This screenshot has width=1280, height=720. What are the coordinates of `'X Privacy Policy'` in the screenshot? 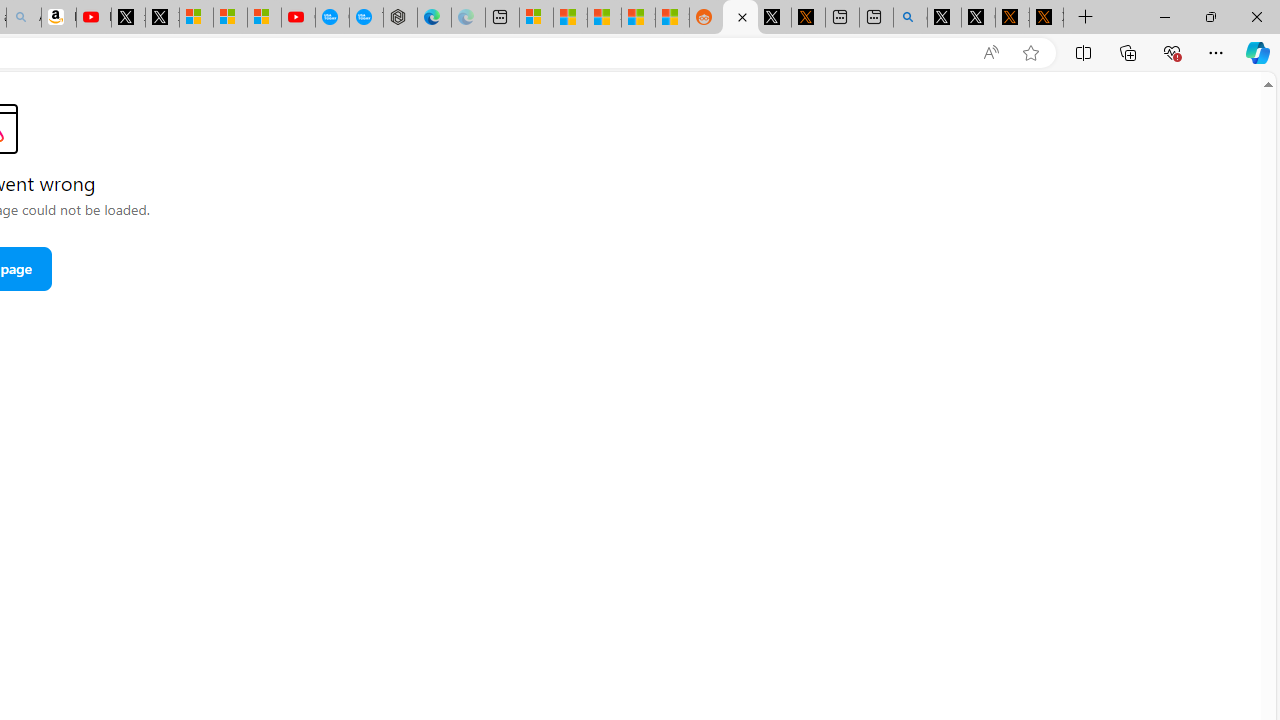 It's located at (1046, 17).